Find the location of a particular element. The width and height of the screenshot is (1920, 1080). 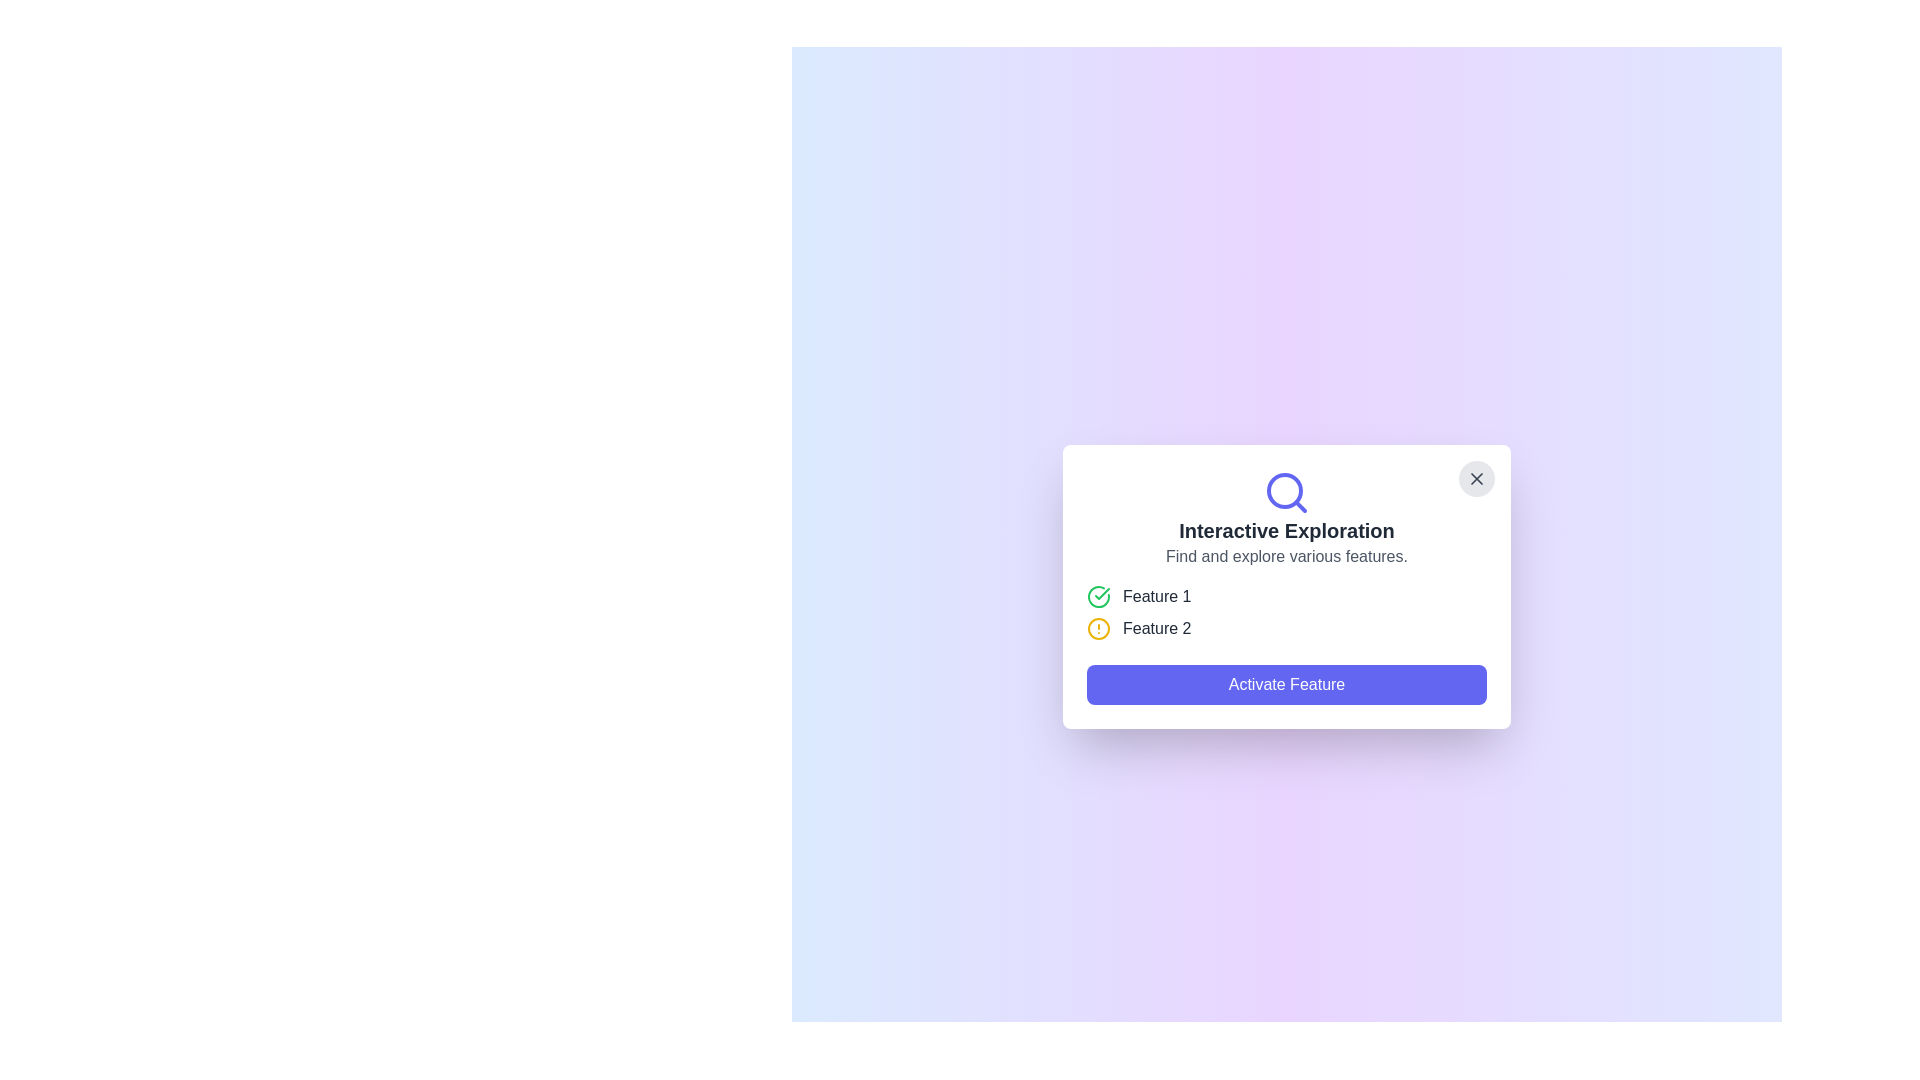

the circular vector graphic element located at the center of the magnifying glass icon in the header section of the floating card layout is located at coordinates (1285, 490).